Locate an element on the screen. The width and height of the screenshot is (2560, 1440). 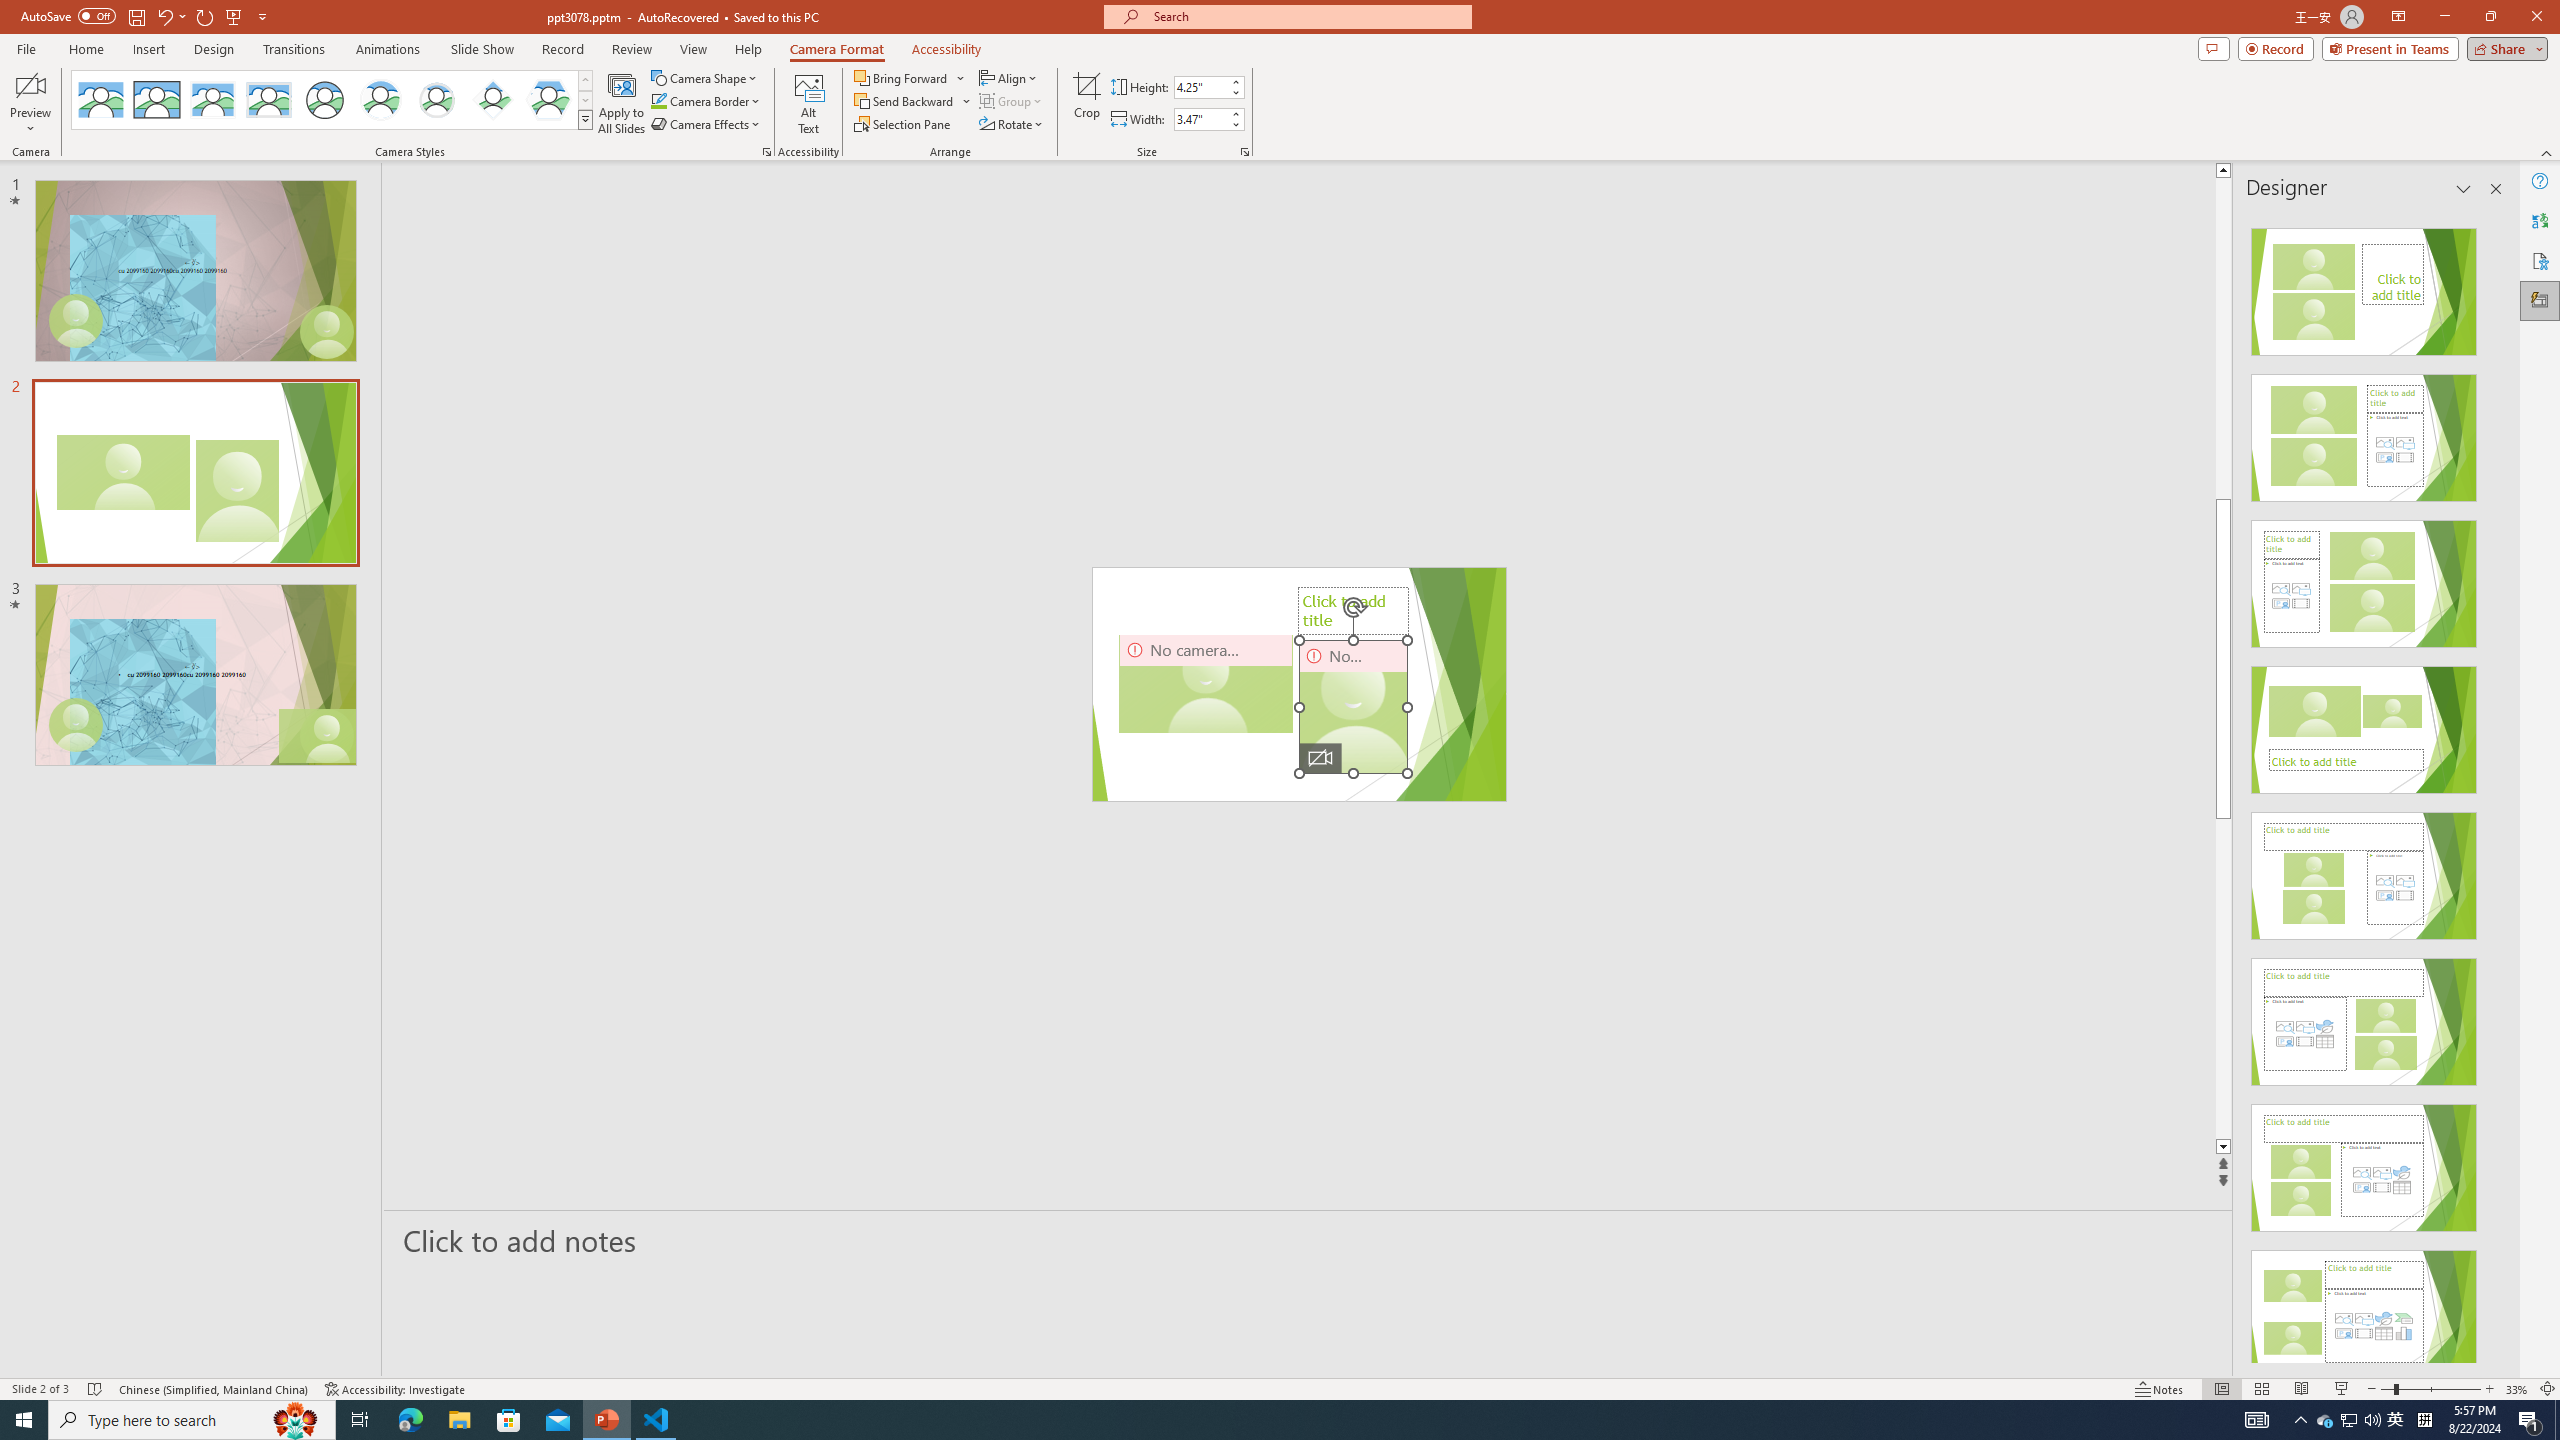
'Cameo Height' is located at coordinates (1199, 87).